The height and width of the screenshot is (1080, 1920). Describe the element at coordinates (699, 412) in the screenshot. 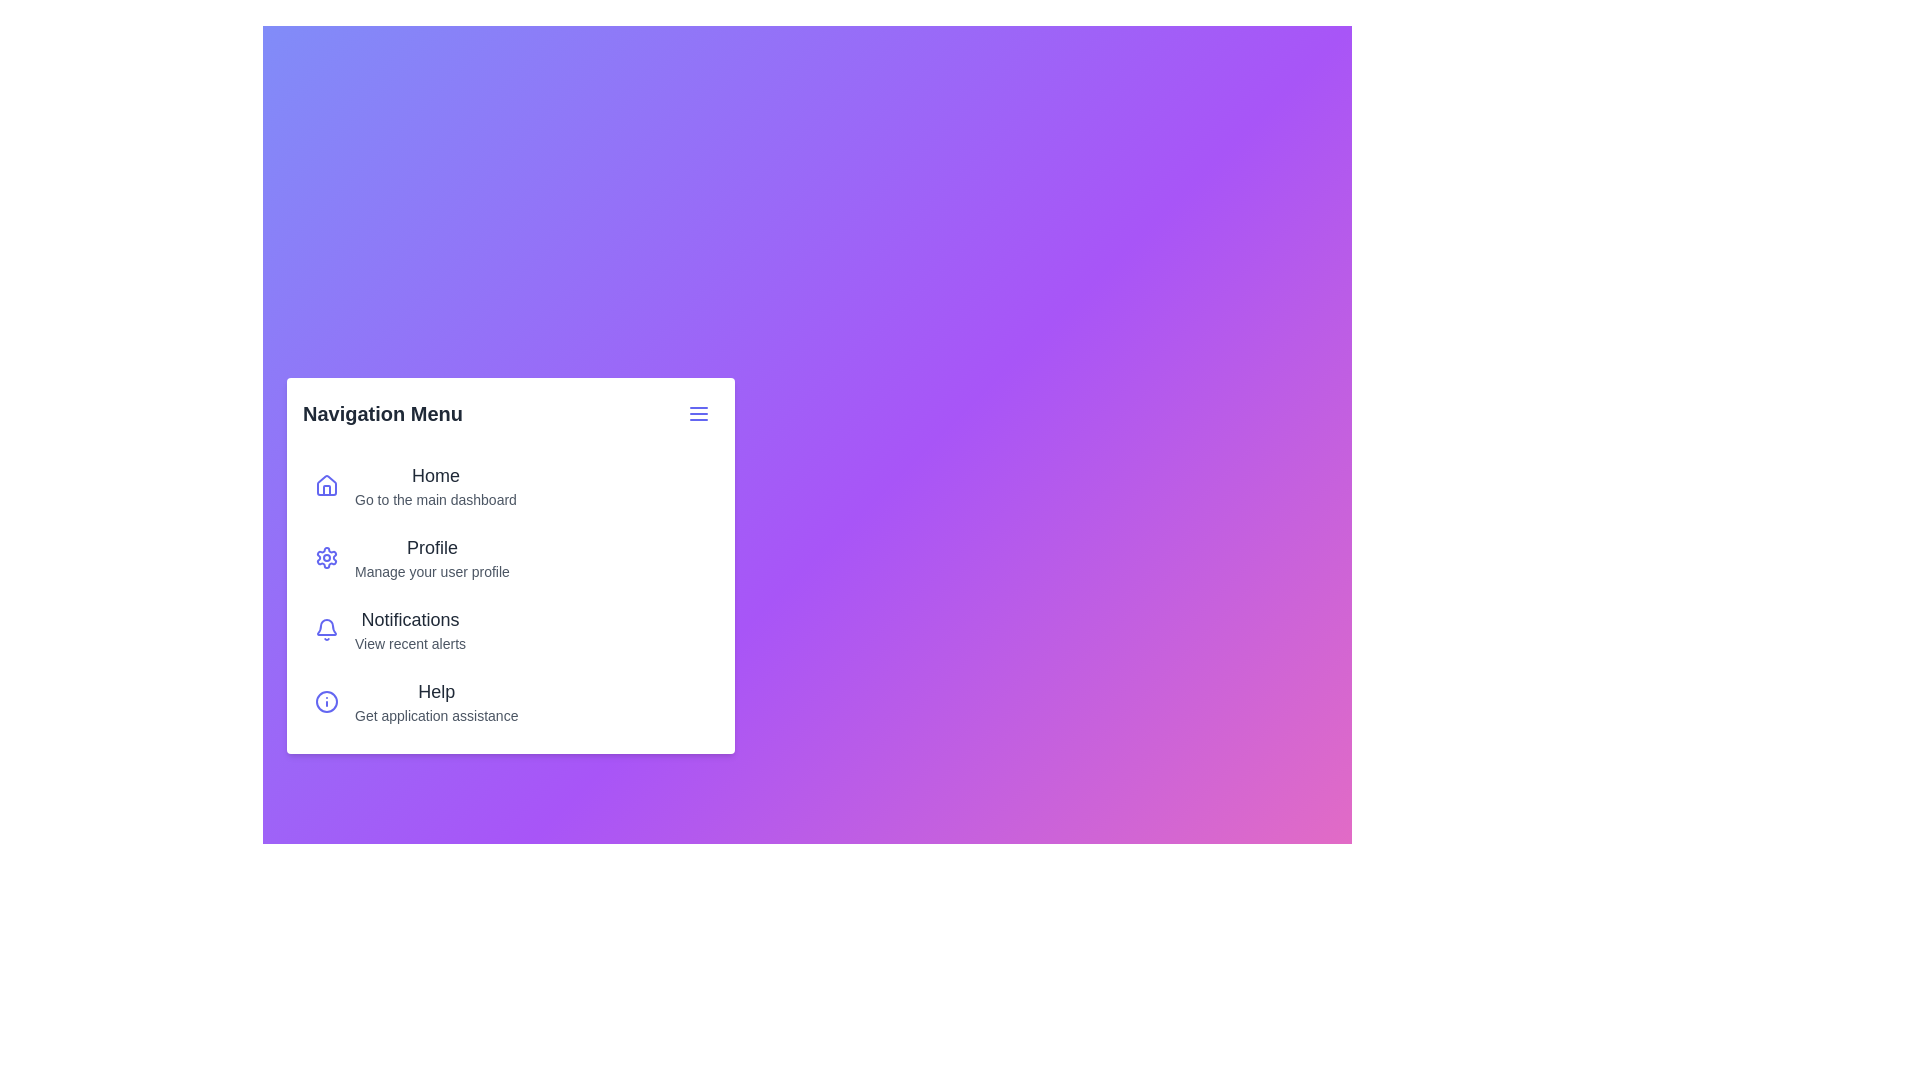

I see `the menu button to toggle the visibility of the menu` at that location.